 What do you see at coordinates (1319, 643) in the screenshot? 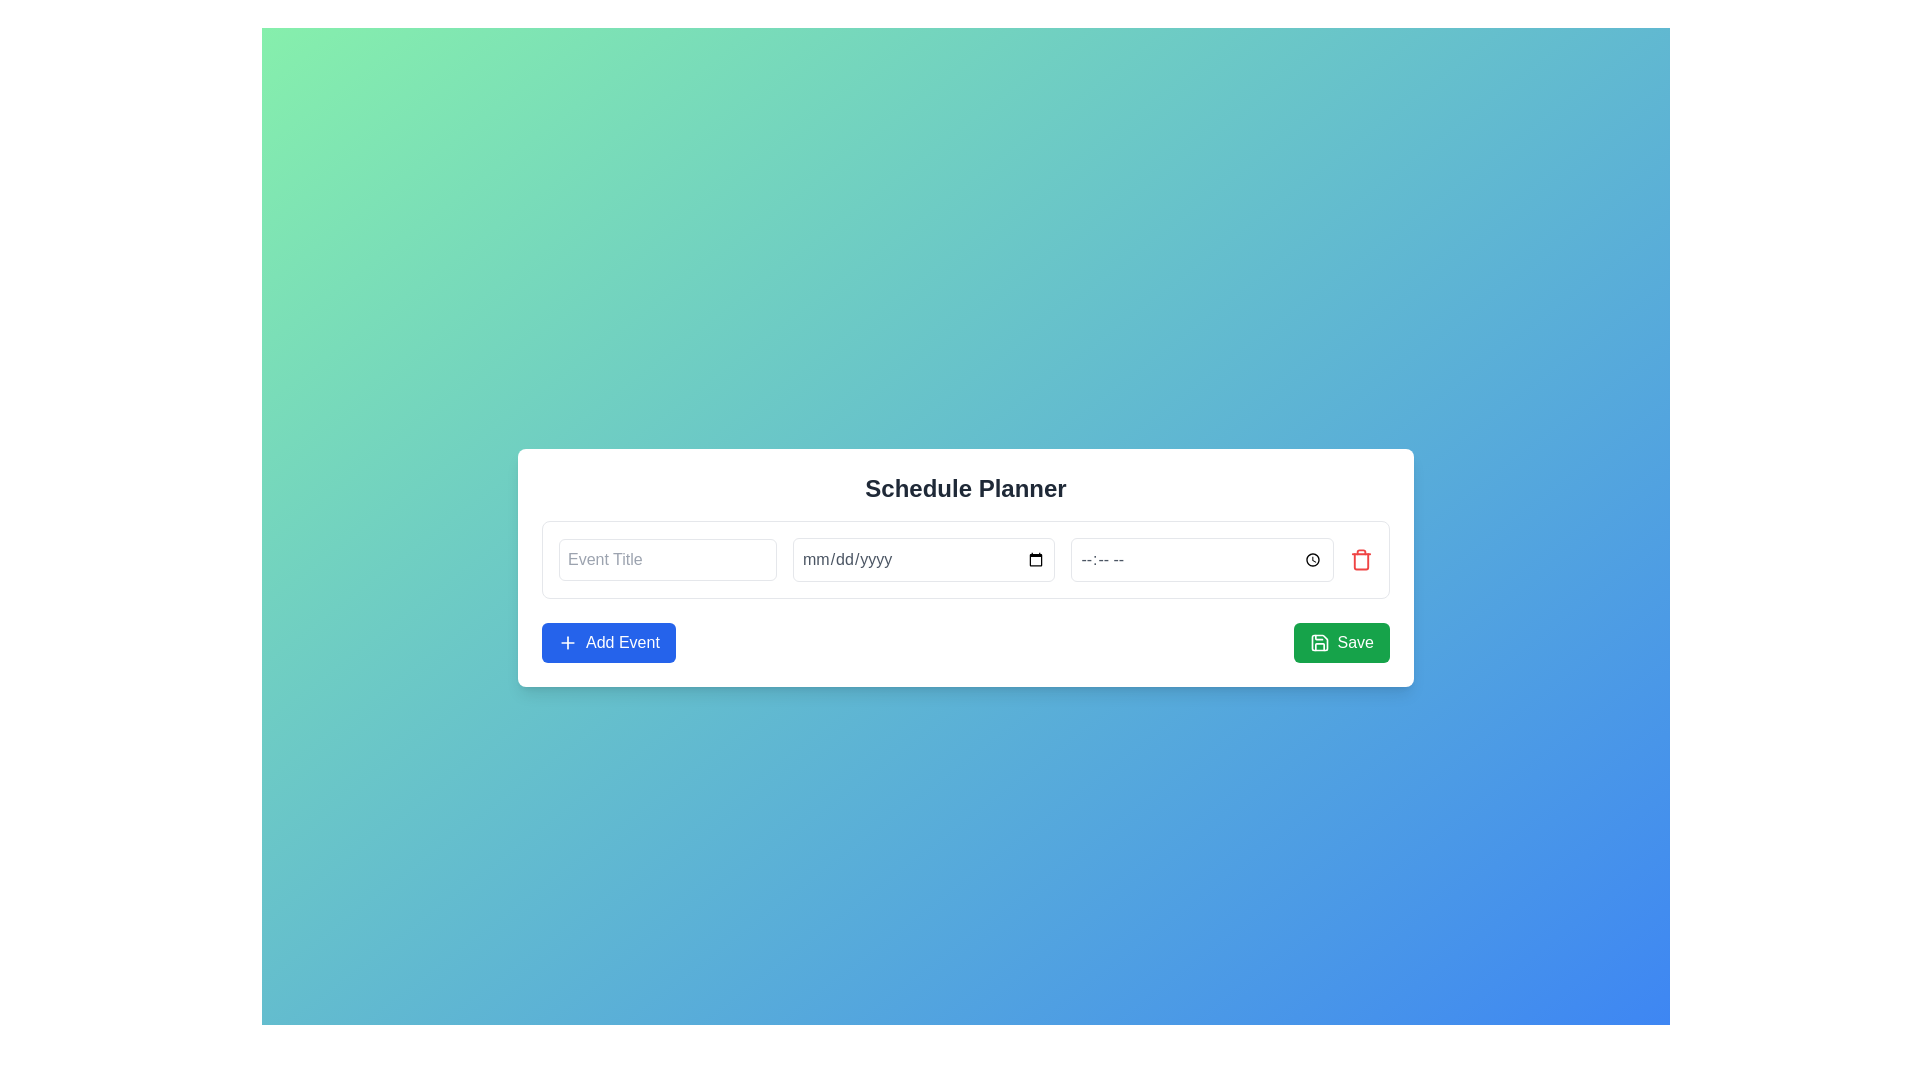
I see `the save icon, which is a white stylized floppy disk outline located within the green 'Save' button at the bottom-right corner of the modal` at bounding box center [1319, 643].